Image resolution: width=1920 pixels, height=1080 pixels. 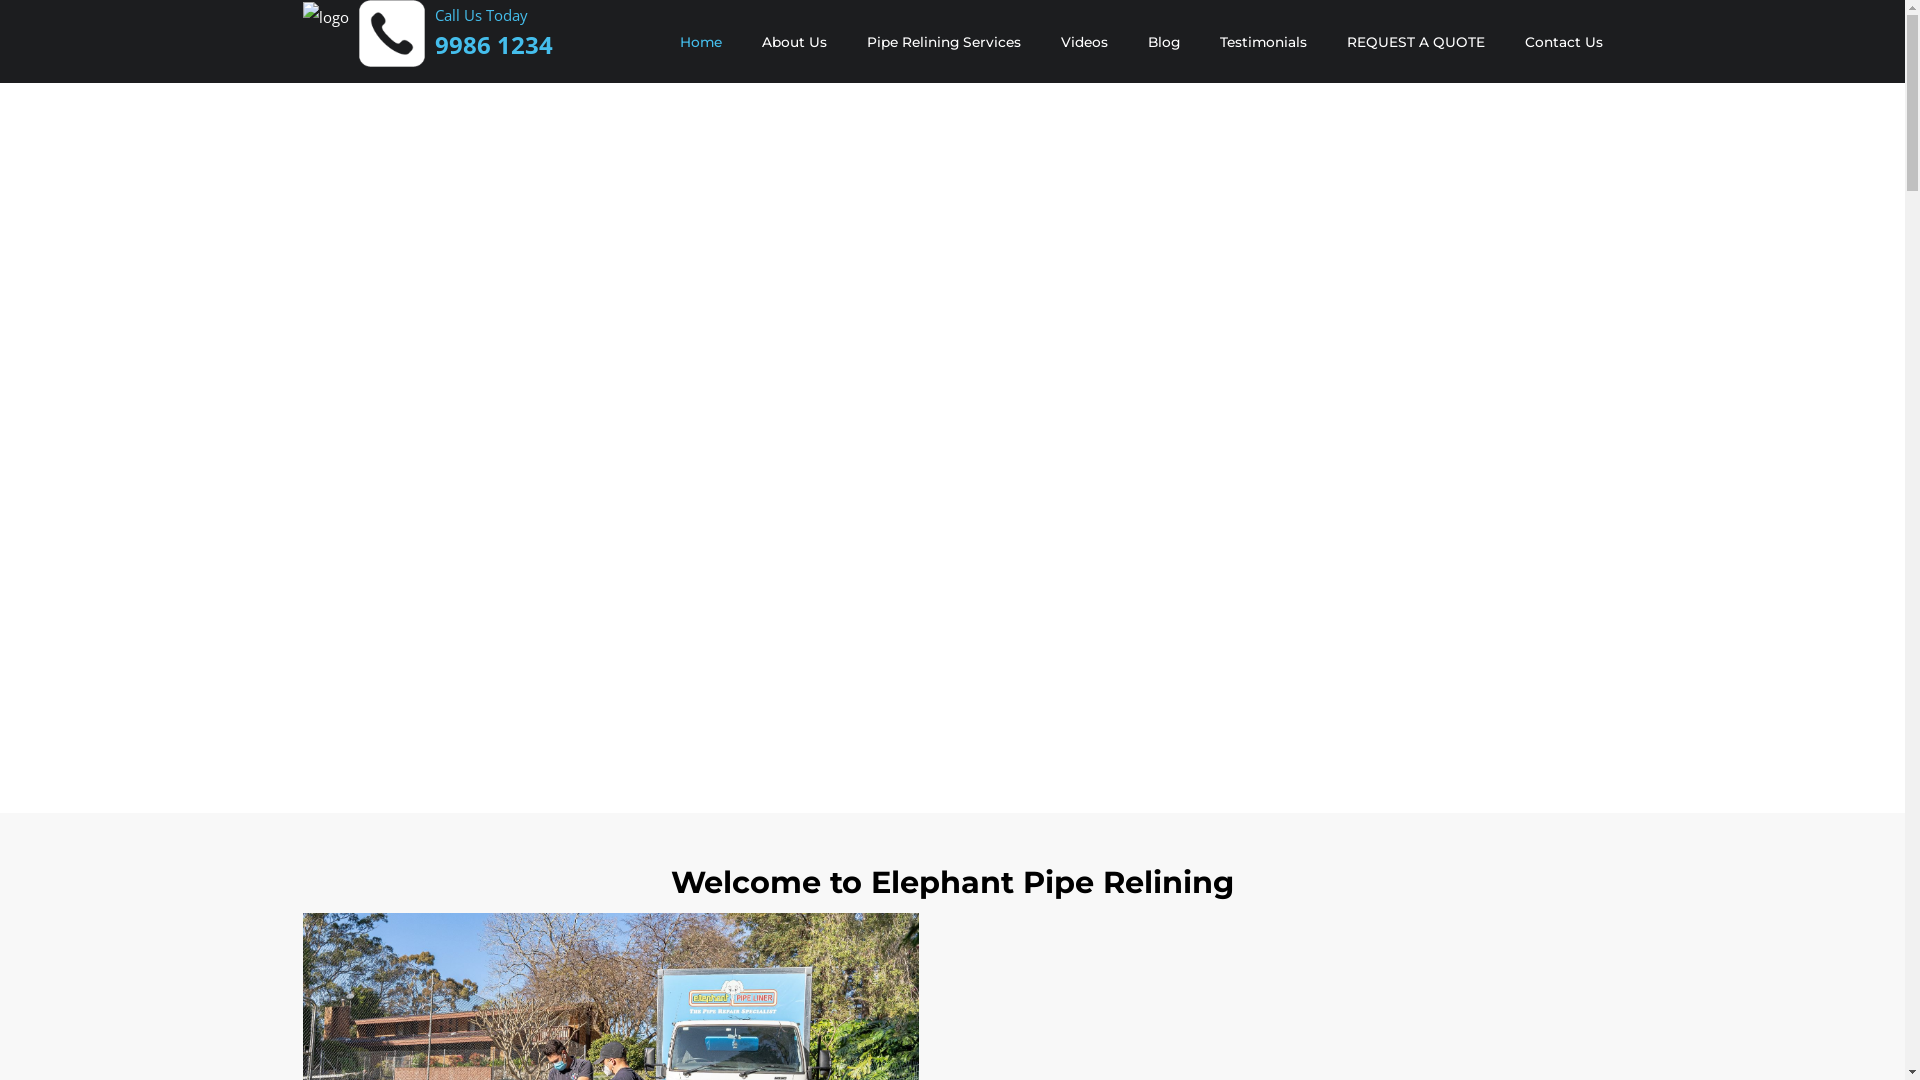 What do you see at coordinates (1163, 42) in the screenshot?
I see `'Blog'` at bounding box center [1163, 42].